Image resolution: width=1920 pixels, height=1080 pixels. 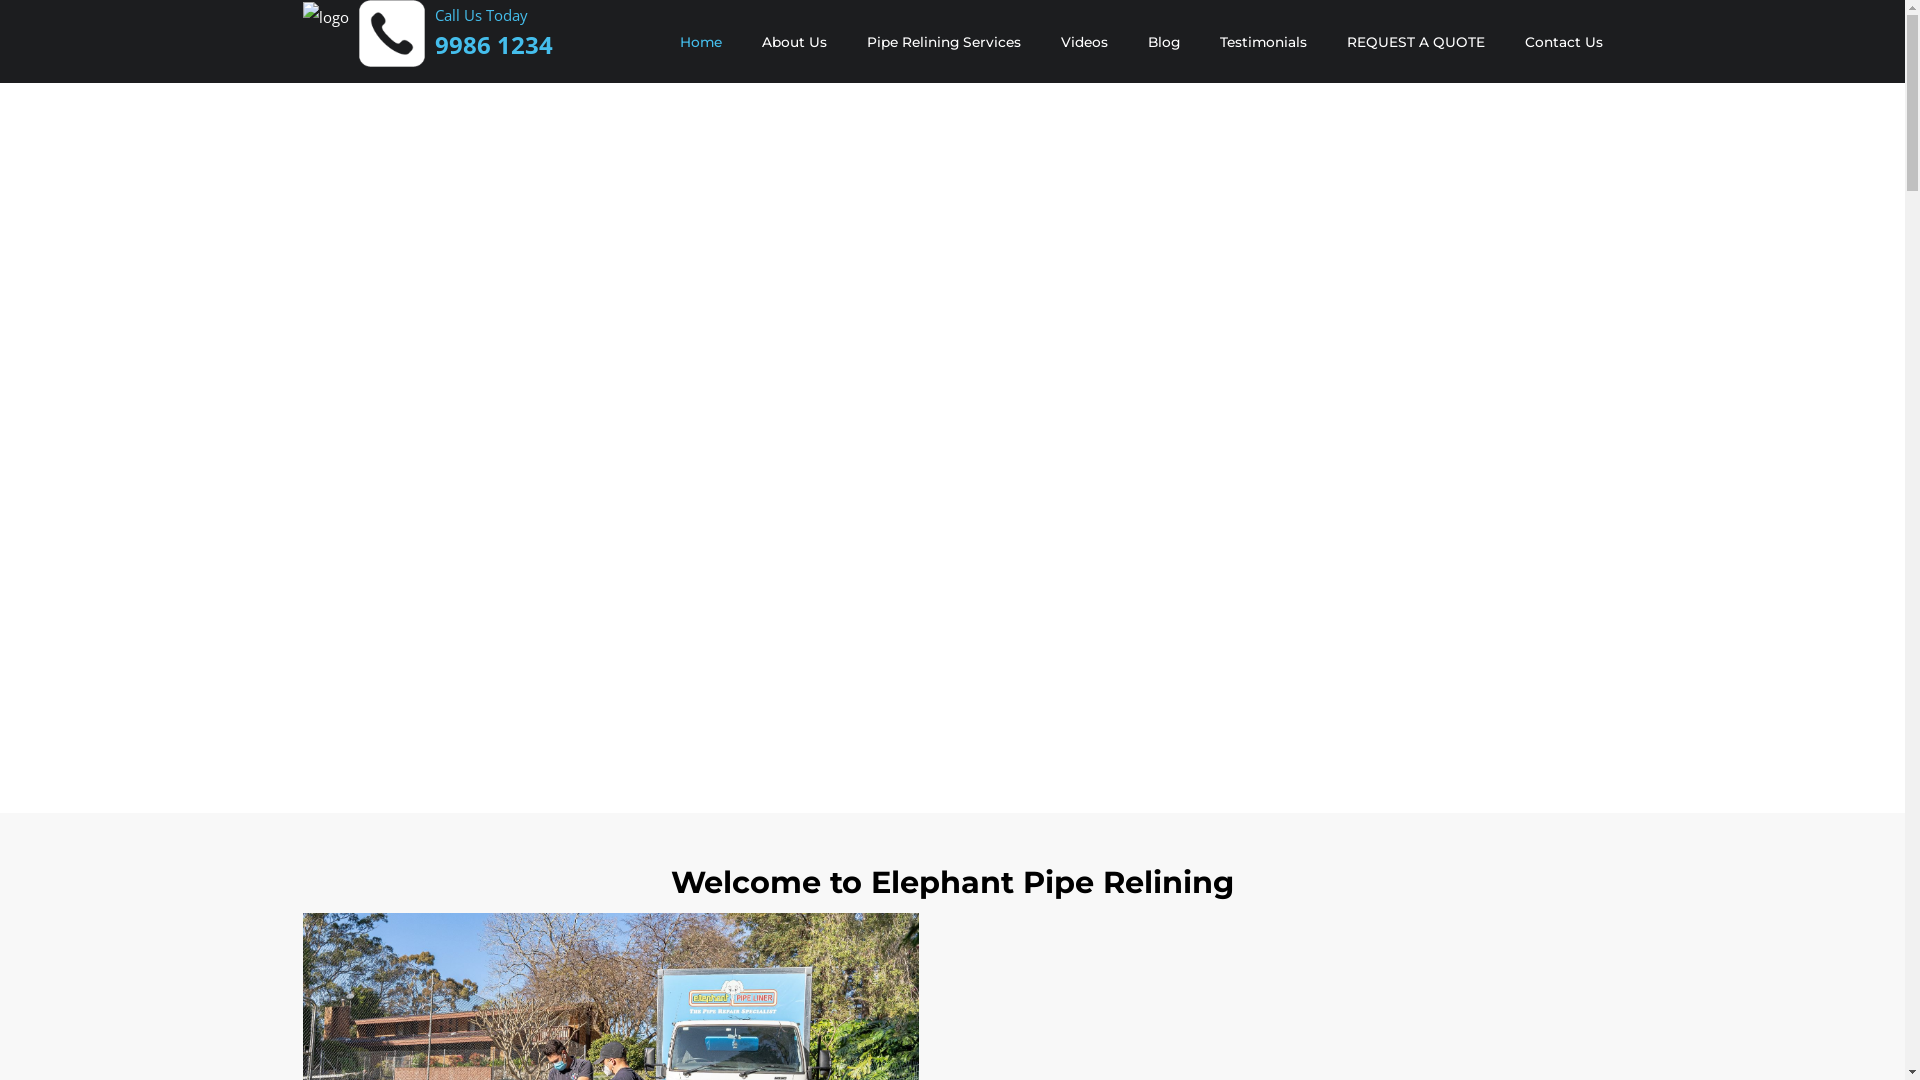 What do you see at coordinates (1163, 42) in the screenshot?
I see `'Blog'` at bounding box center [1163, 42].